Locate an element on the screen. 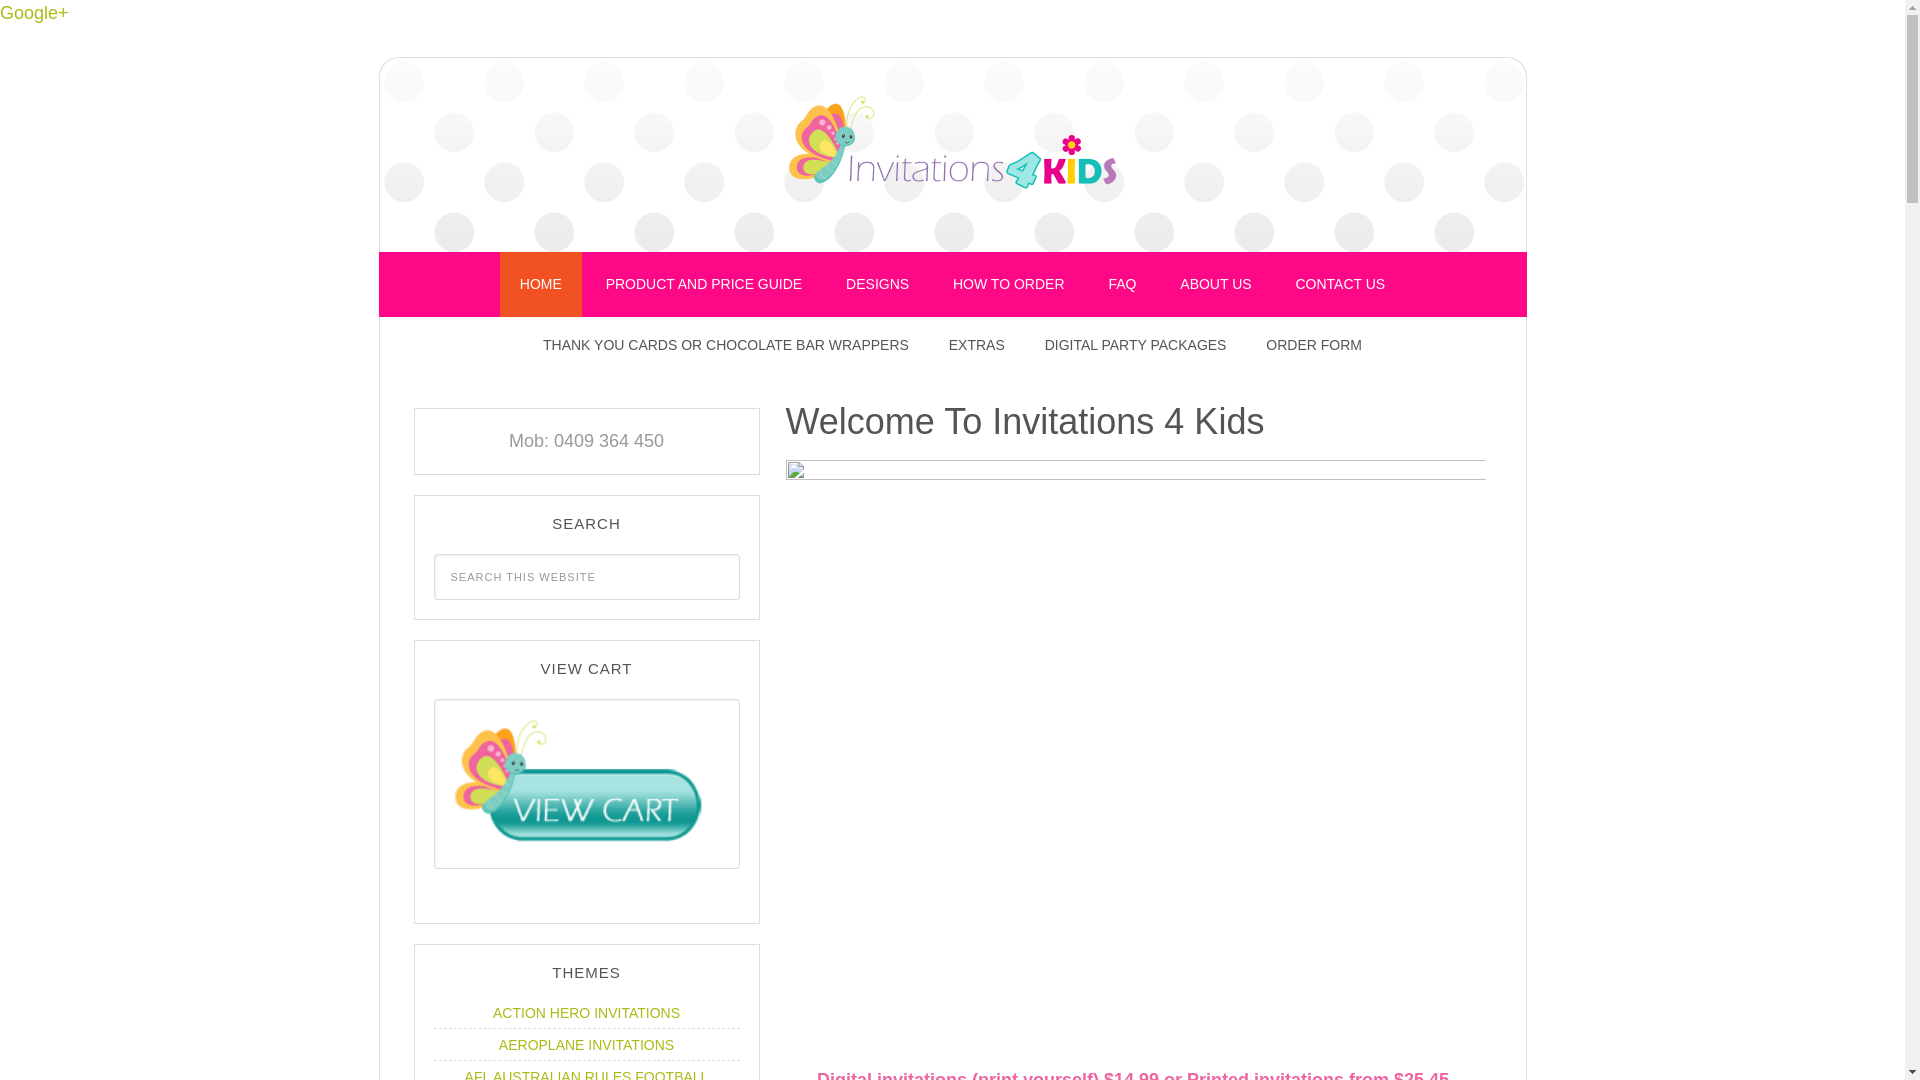  'ORDER FORM' is located at coordinates (1314, 344).